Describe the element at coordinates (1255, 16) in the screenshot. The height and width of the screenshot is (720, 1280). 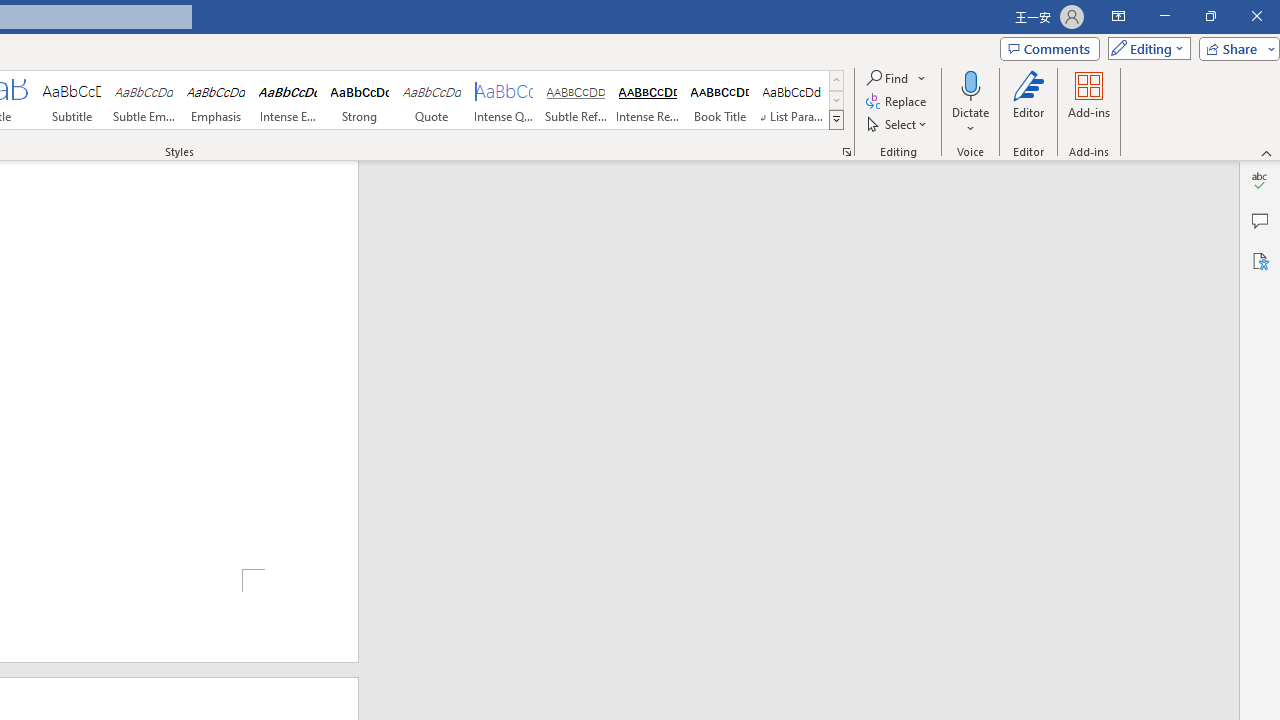
I see `'Close'` at that location.